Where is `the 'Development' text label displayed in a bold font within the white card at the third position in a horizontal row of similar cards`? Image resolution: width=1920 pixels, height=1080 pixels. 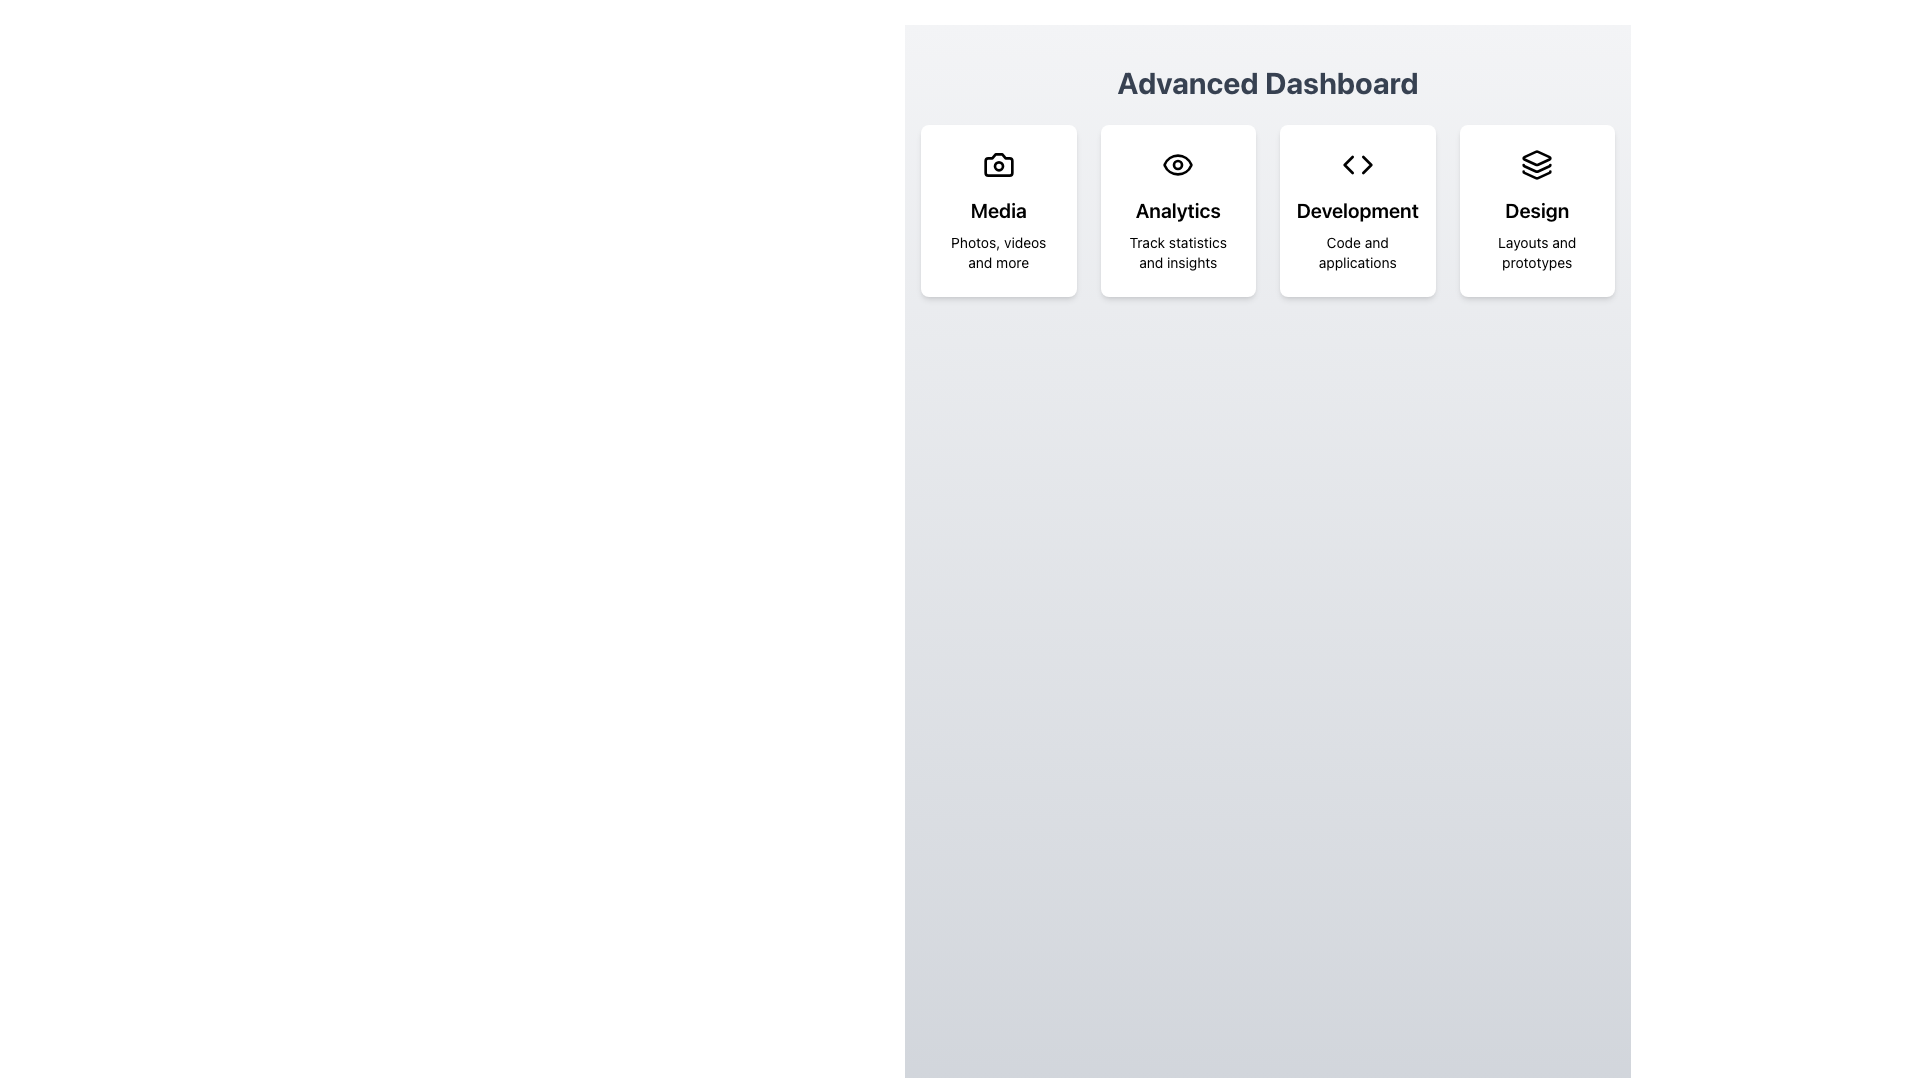
the 'Development' text label displayed in a bold font within the white card at the third position in a horizontal row of similar cards is located at coordinates (1357, 211).